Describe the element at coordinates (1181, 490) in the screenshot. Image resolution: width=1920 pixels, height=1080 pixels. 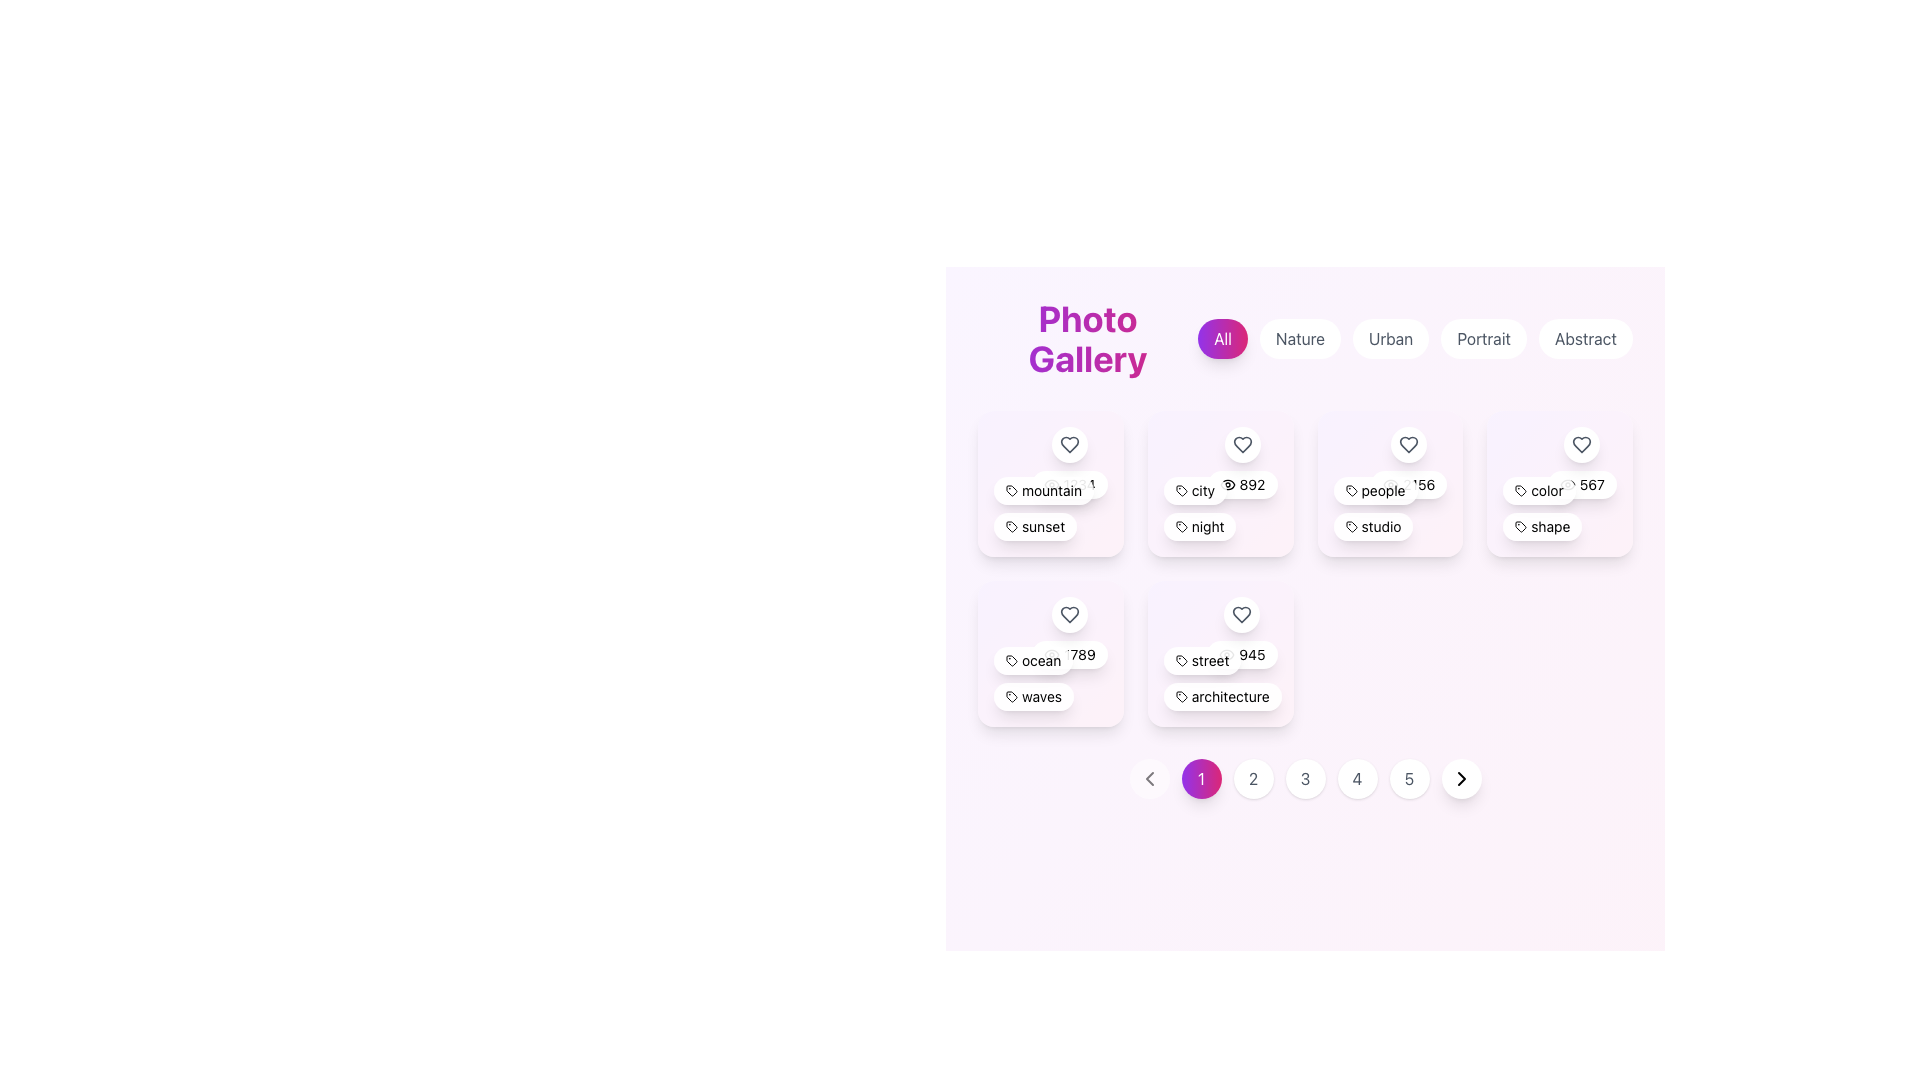
I see `the tag symbol icon located to the left of the text 'city', which is centrally aligned with the text vertically` at that location.